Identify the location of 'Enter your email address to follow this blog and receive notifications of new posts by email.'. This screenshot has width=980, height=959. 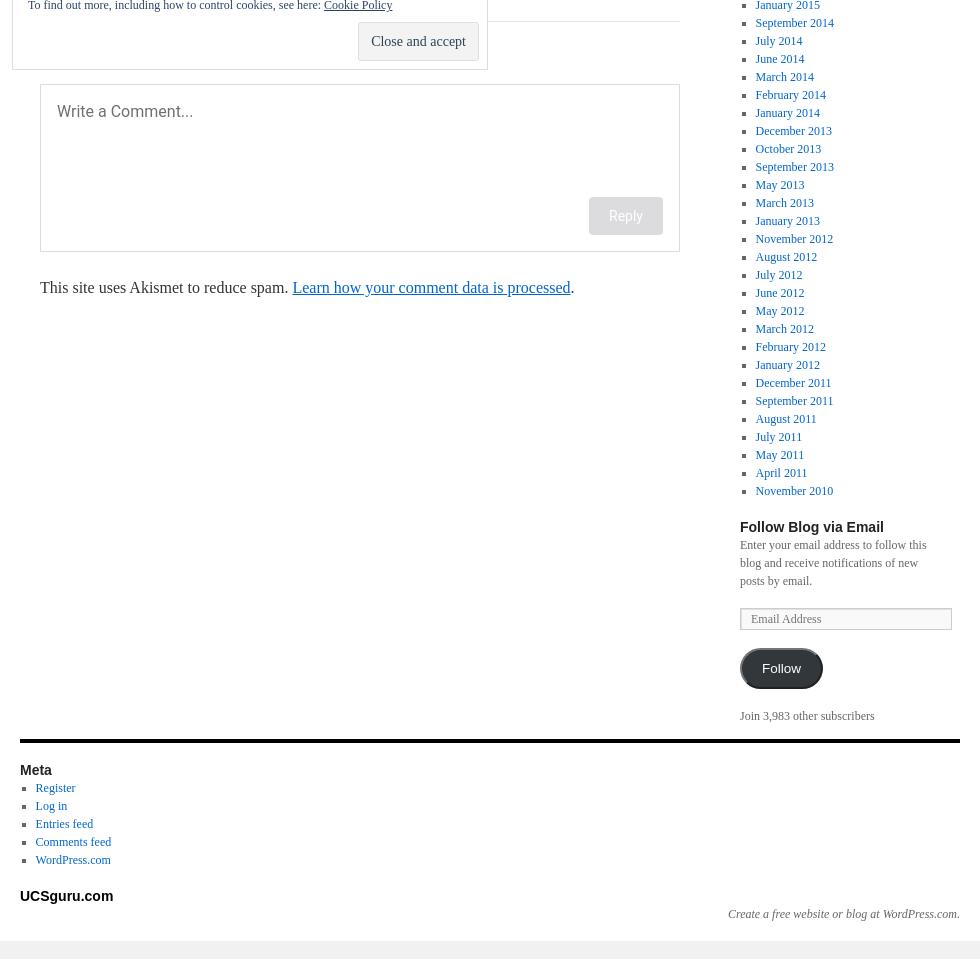
(833, 562).